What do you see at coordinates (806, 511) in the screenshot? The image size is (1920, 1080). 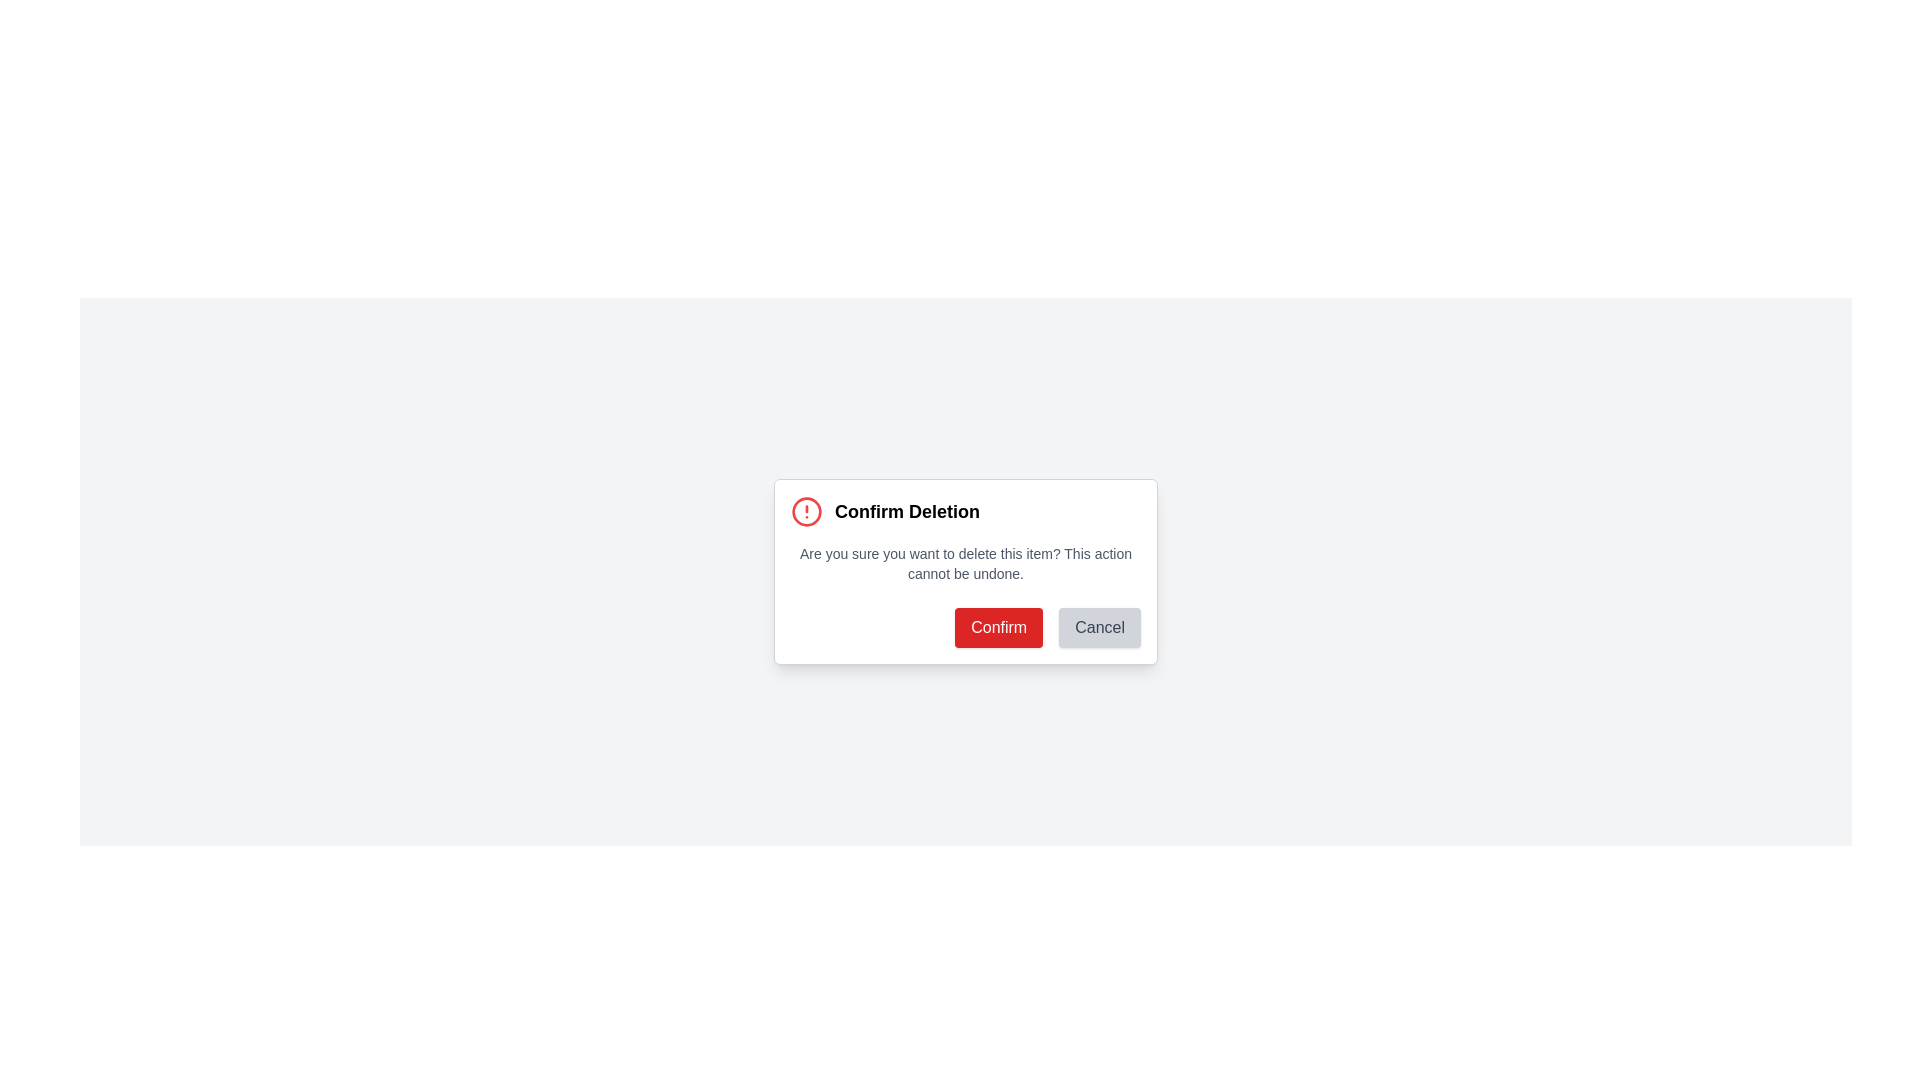 I see `visual alert icon located in the top-left corner of the modal, next to the heading 'Confirm Deletion', to understand its functionality and importance` at bounding box center [806, 511].